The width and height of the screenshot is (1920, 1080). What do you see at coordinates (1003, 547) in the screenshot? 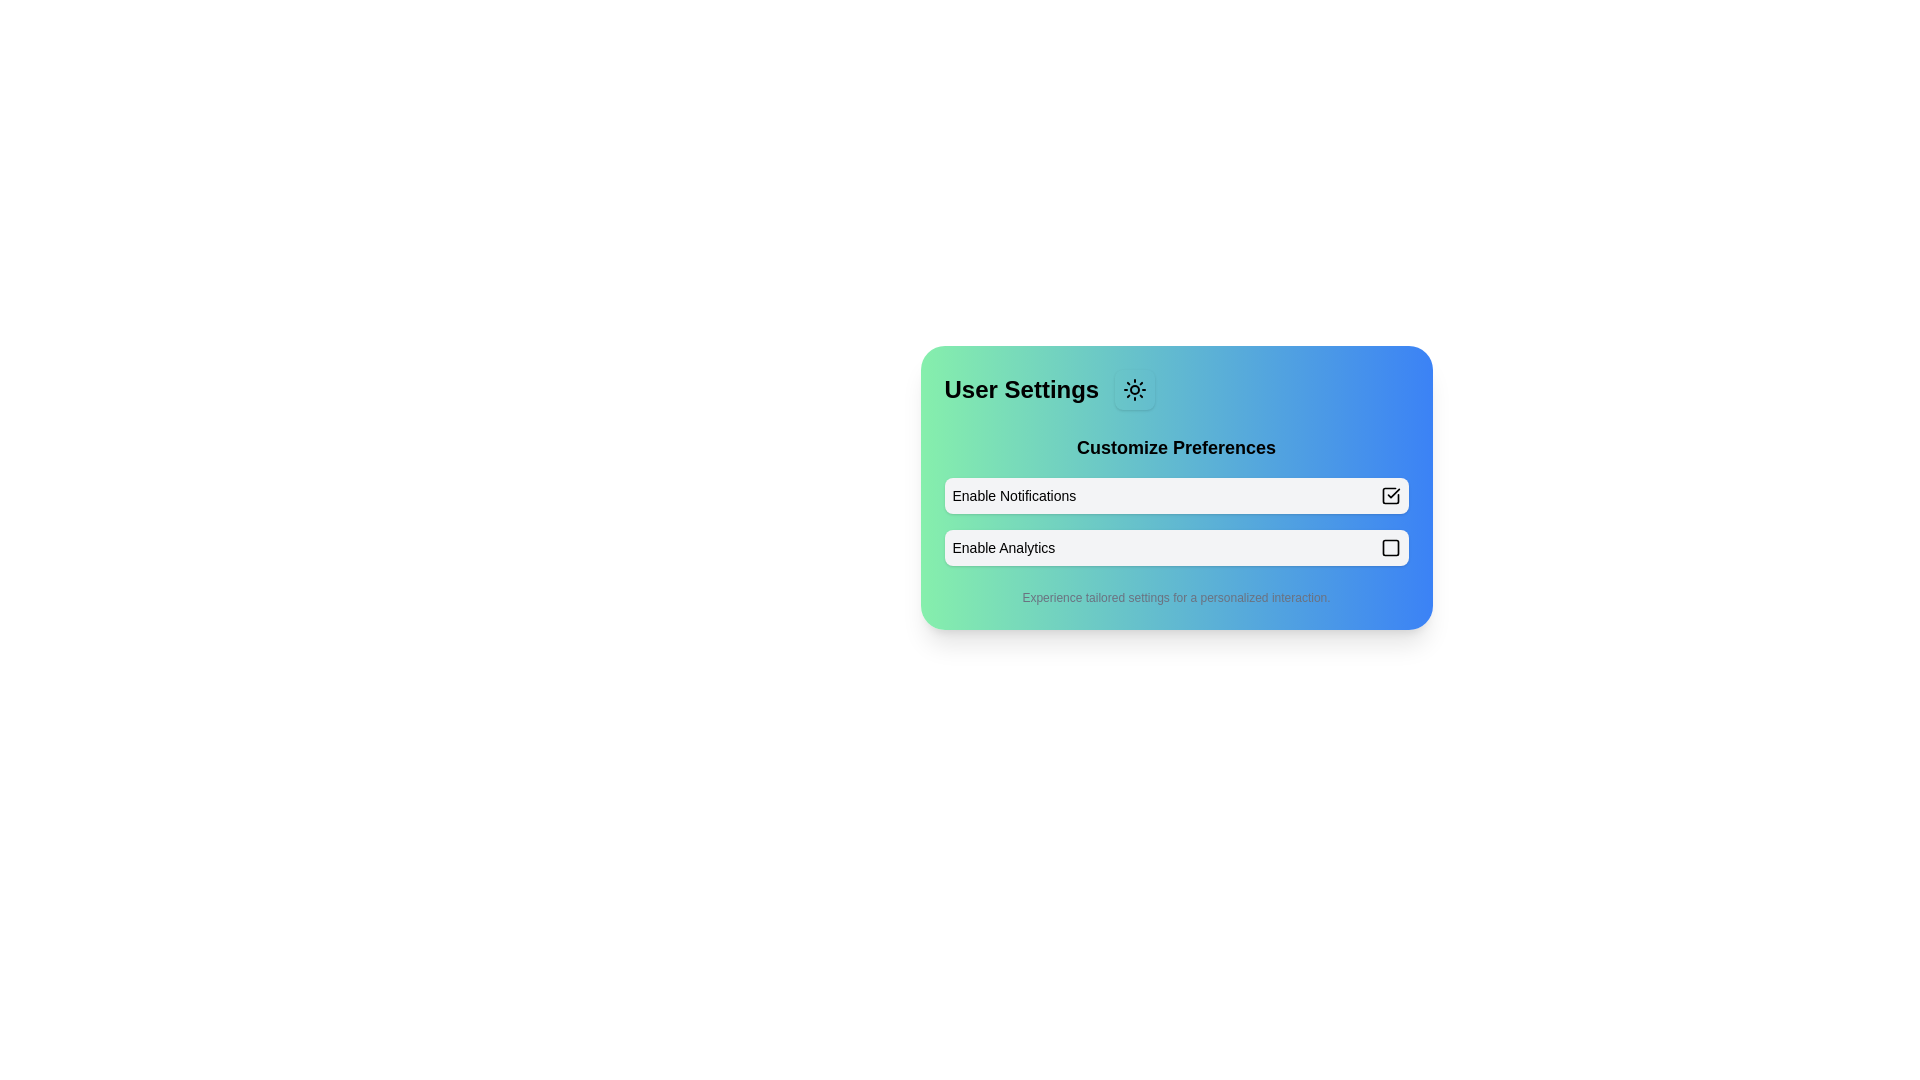
I see `the 'Enable Analytics' text label, which is styled with a smaller font and medium weight, positioned within a rectangular user interface component with a light background and rounded corners` at bounding box center [1003, 547].